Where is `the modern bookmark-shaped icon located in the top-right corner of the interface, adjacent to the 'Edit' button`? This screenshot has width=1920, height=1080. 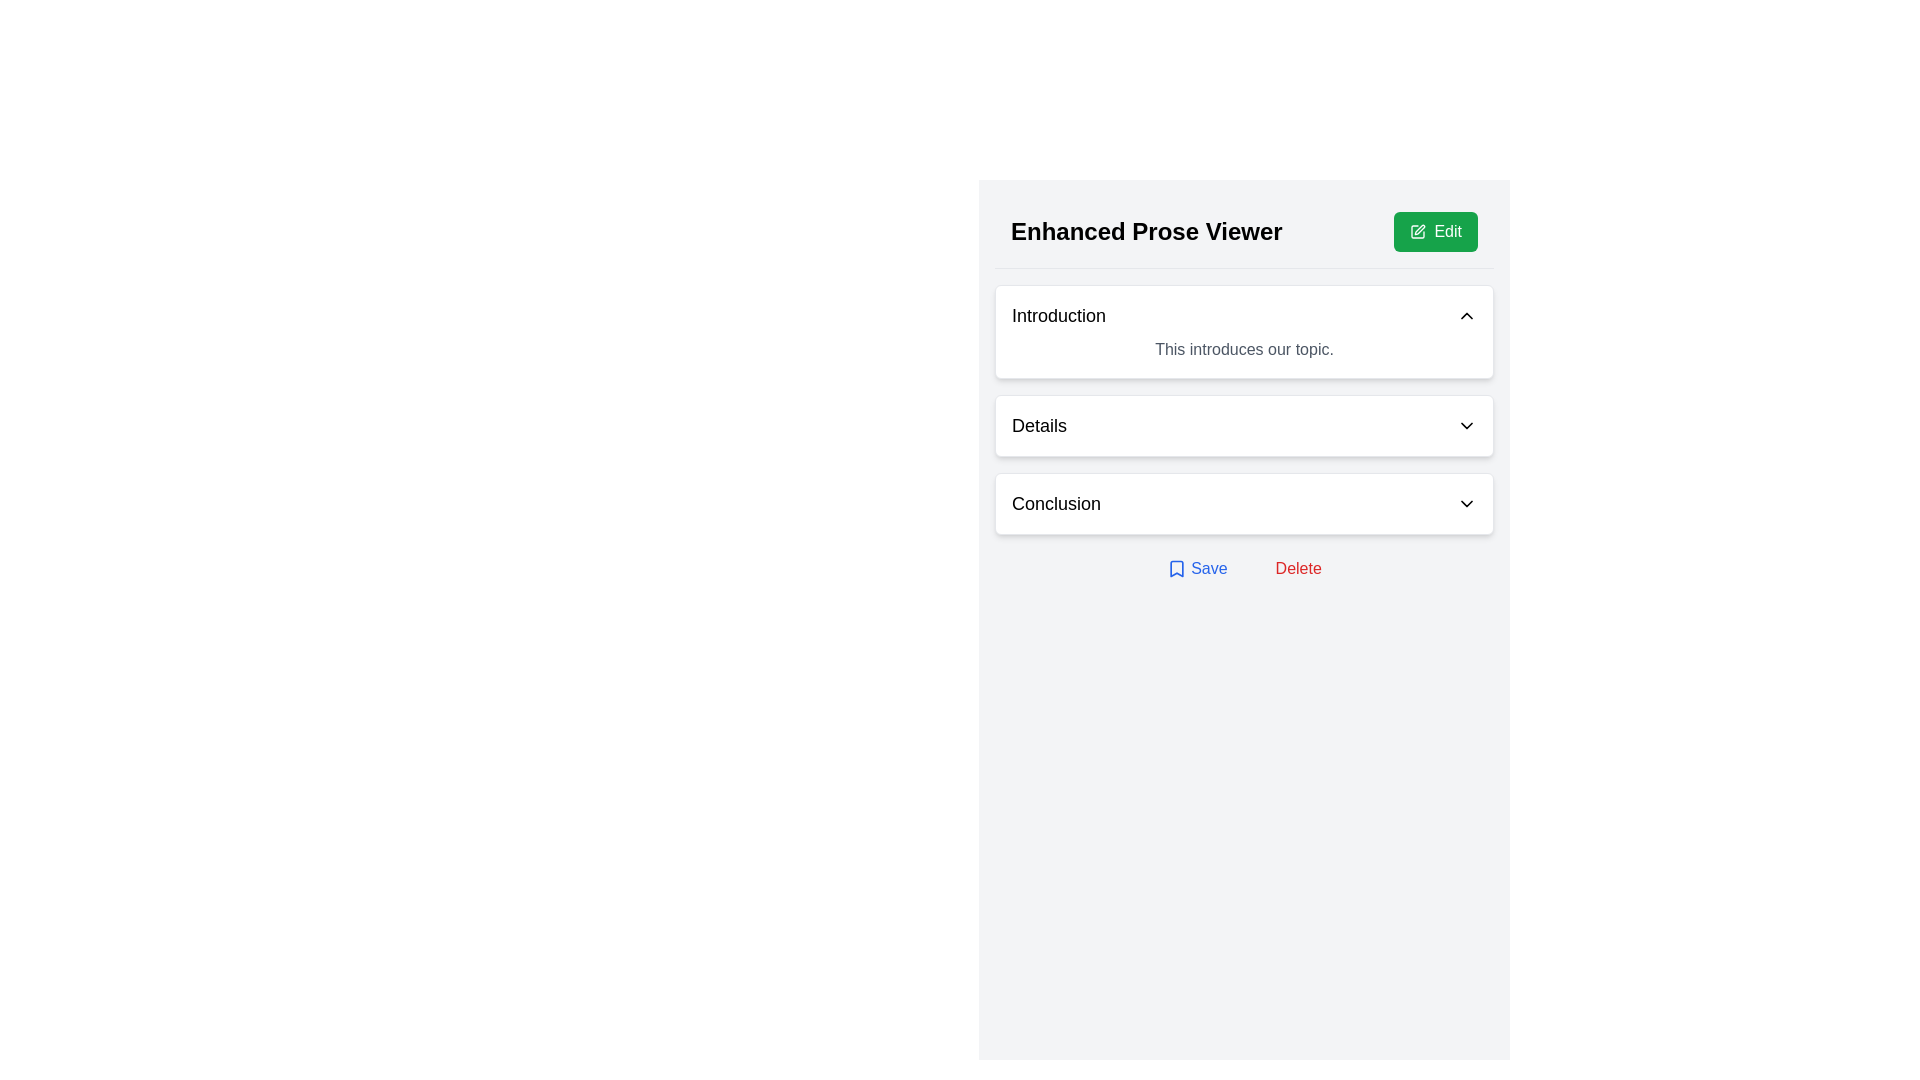 the modern bookmark-shaped icon located in the top-right corner of the interface, adjacent to the 'Edit' button is located at coordinates (1177, 569).